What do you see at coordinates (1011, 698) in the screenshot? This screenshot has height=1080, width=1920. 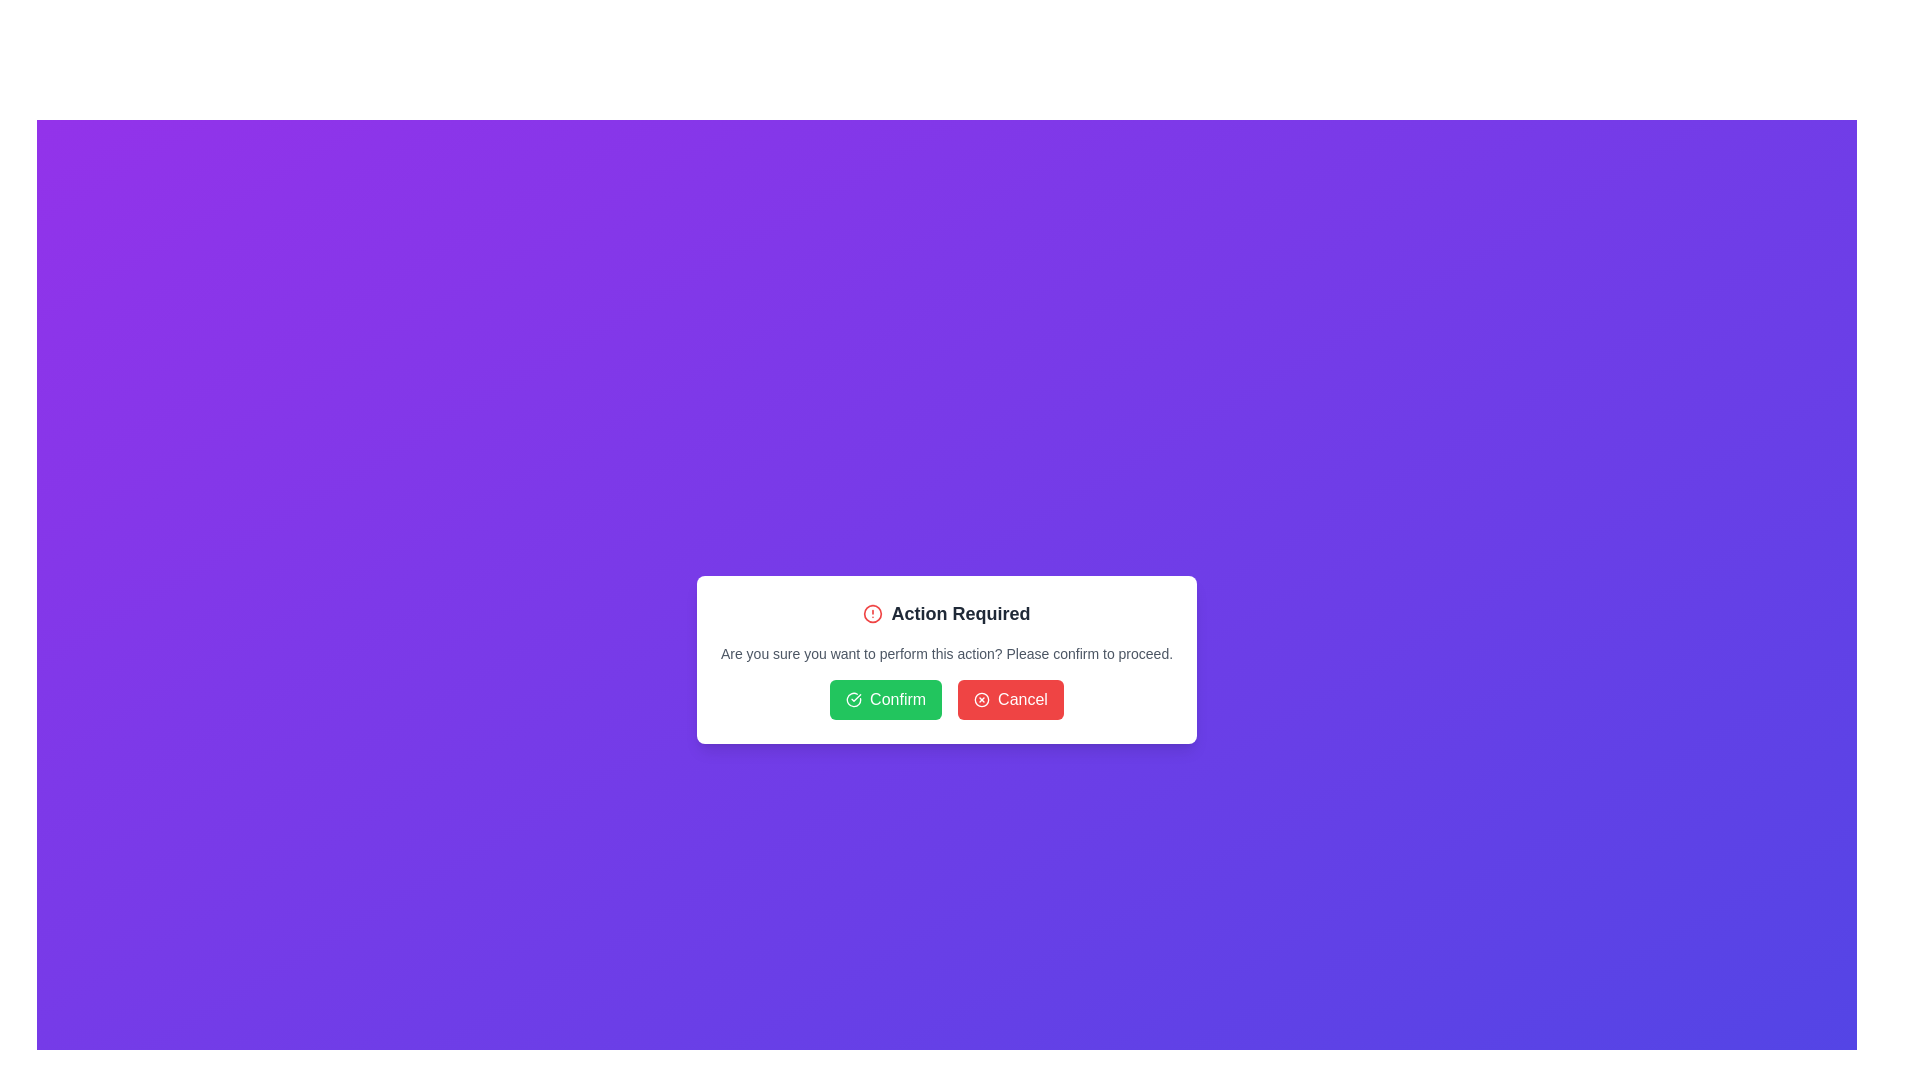 I see `the cancel button located on the right side of the confirm button in the centered dialog box` at bounding box center [1011, 698].